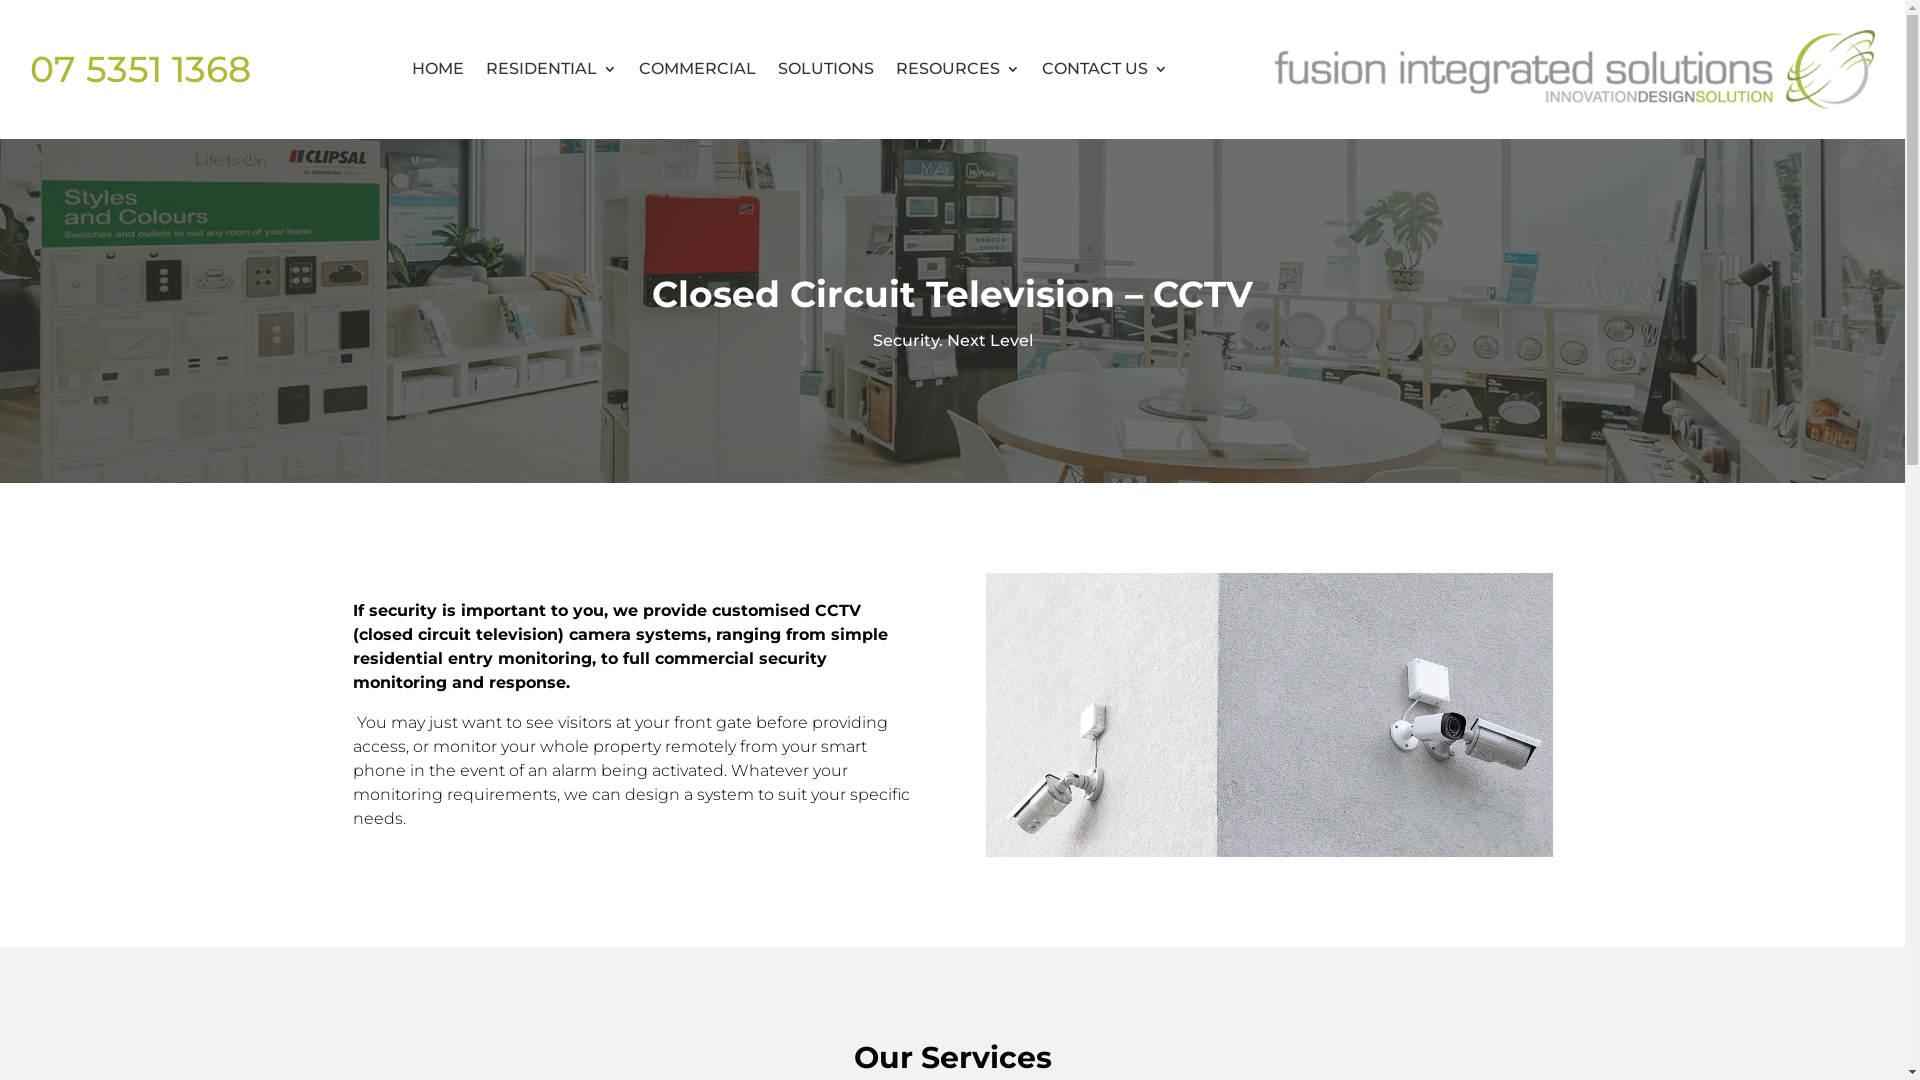 This screenshot has width=1920, height=1080. I want to click on 'RESIDENTIAL', so click(551, 68).